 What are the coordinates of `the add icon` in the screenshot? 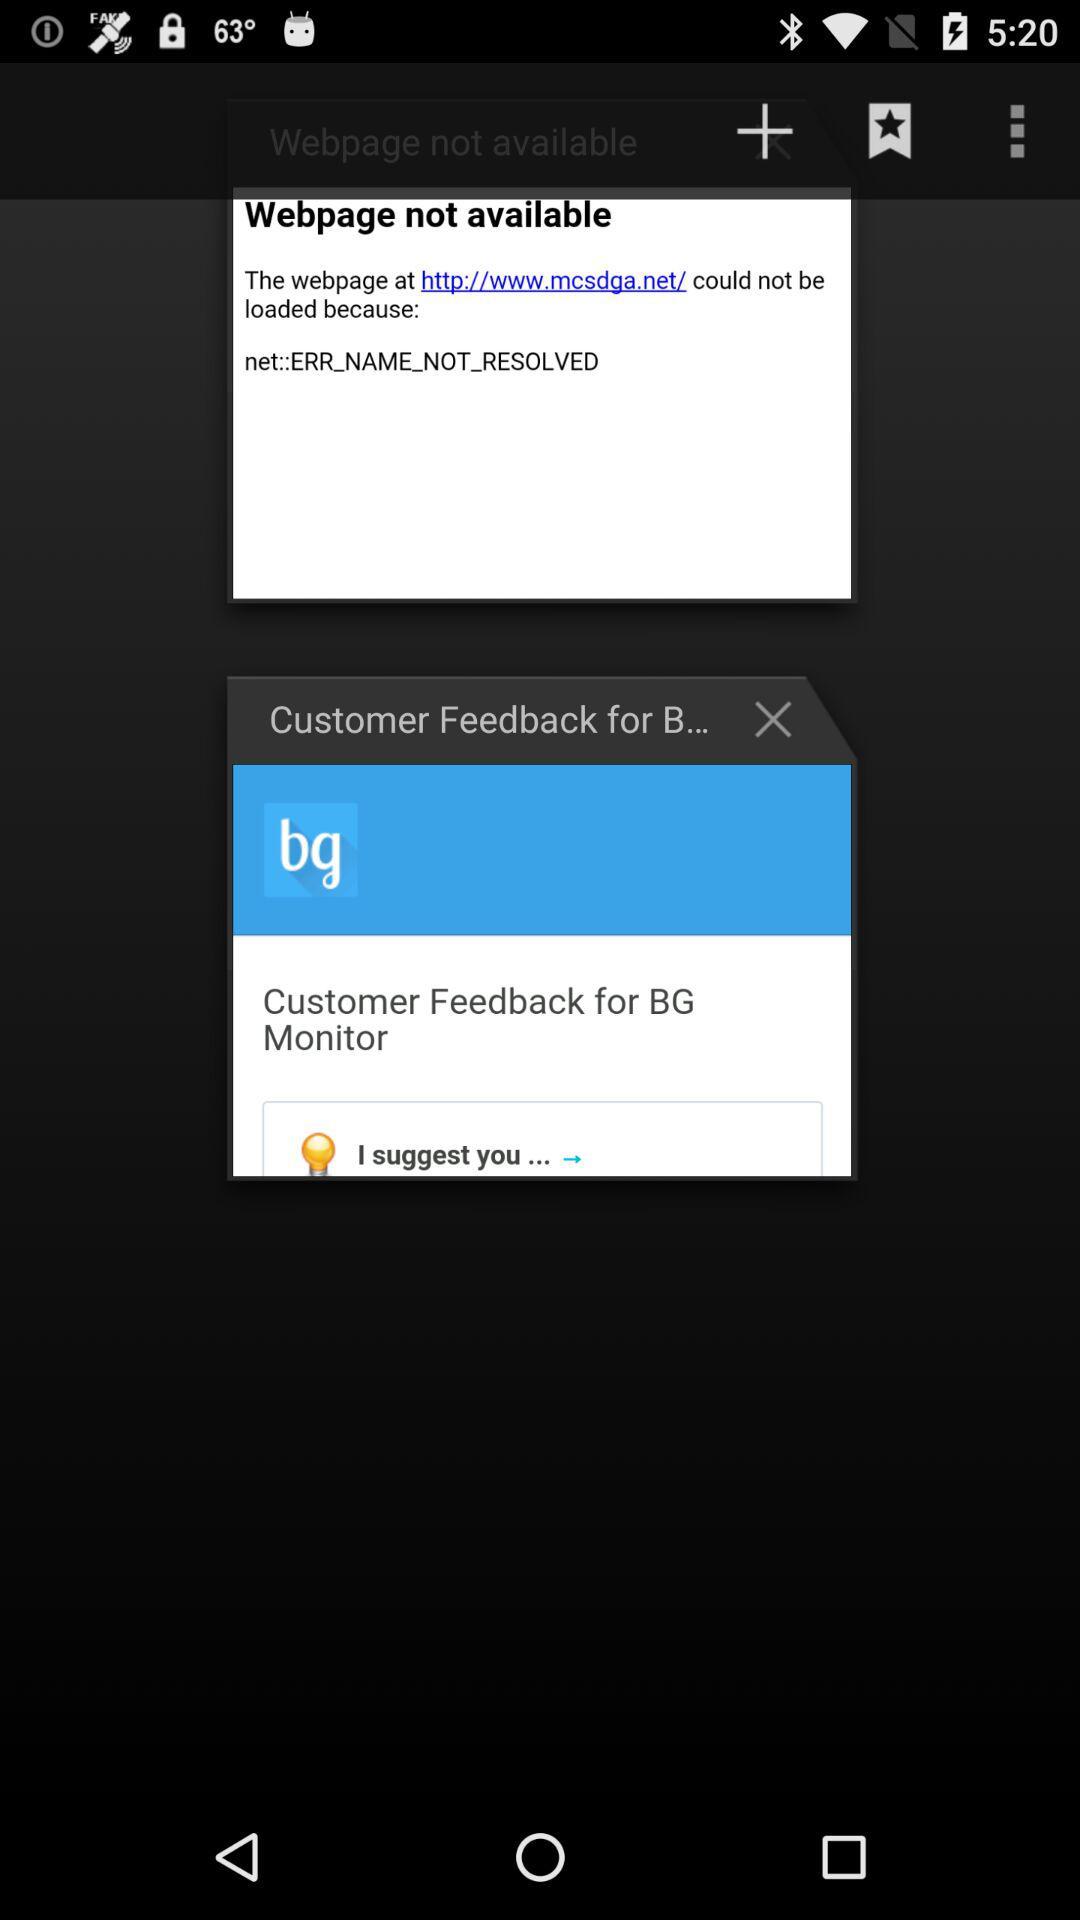 It's located at (782, 149).